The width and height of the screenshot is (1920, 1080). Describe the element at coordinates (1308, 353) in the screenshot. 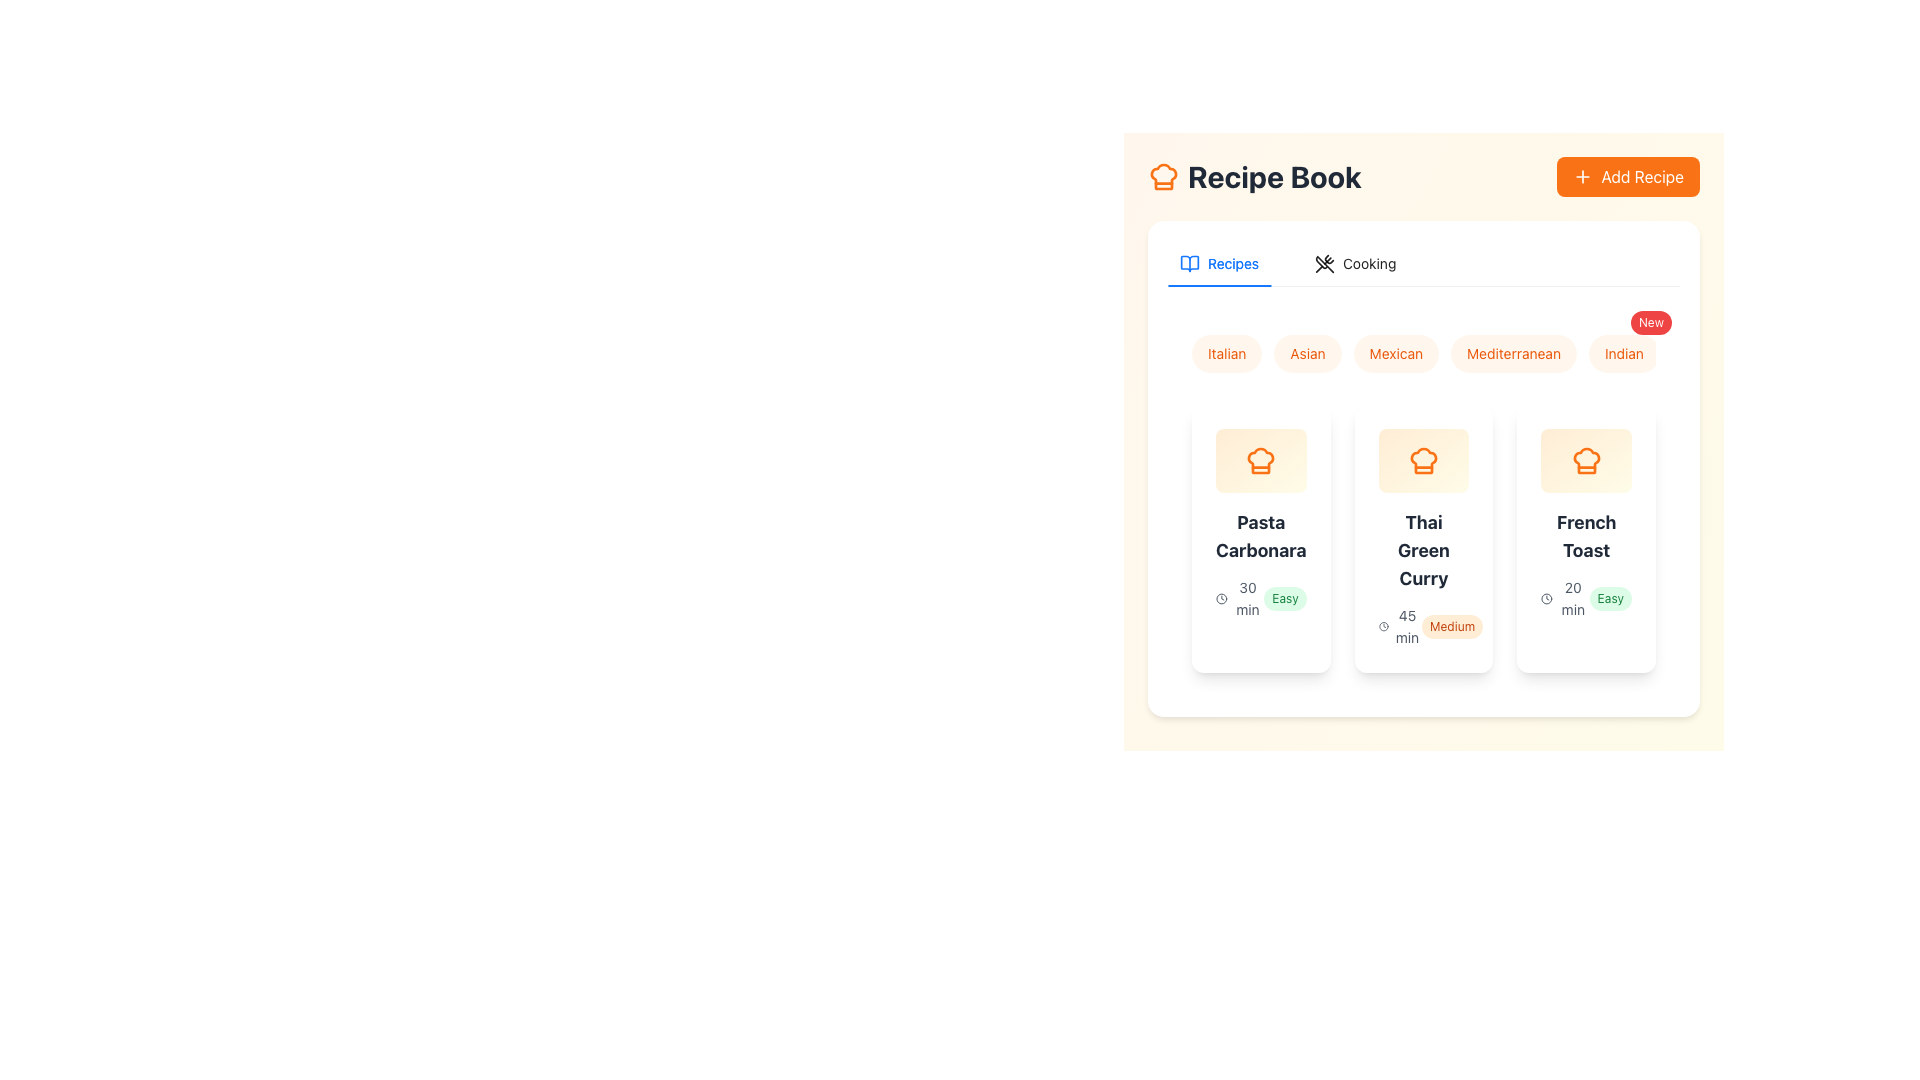

I see `the second button from the left in the horizontally scrollable list of cuisine options to filter recipes by Asian cuisine` at that location.